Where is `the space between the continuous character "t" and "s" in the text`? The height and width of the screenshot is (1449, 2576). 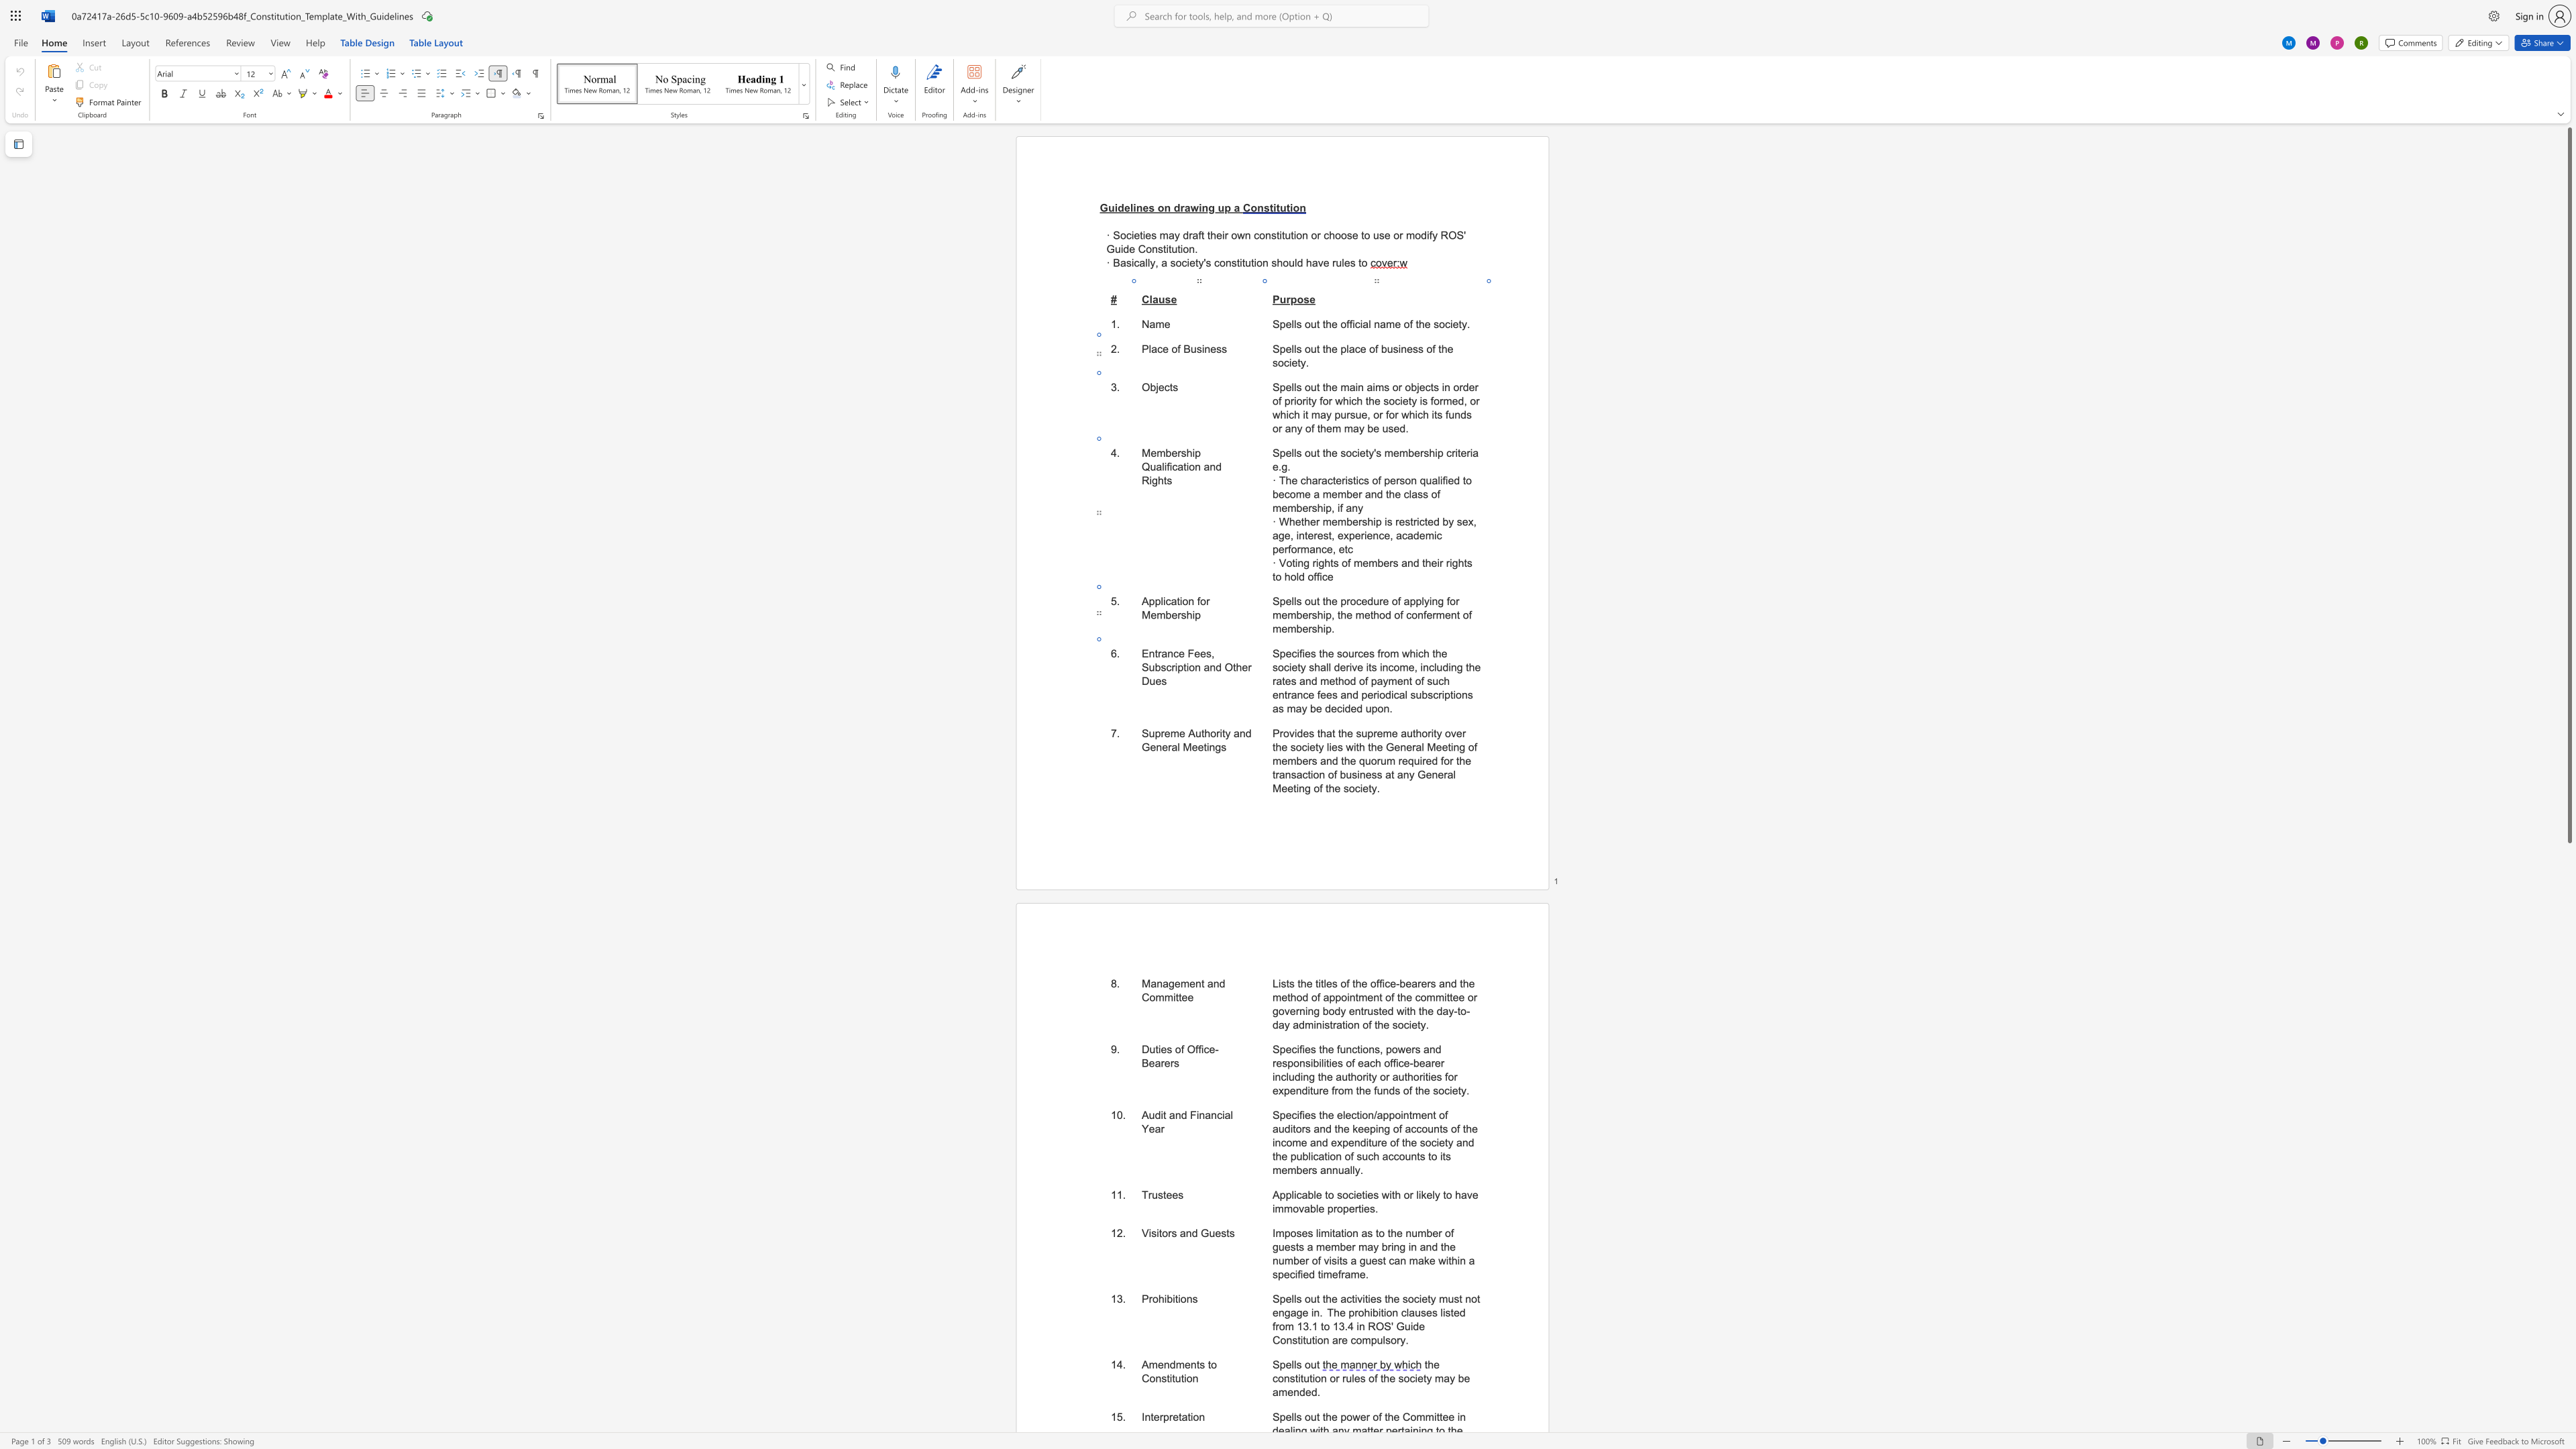
the space between the continuous character "t" and "s" in the text is located at coordinates (1230, 1232).